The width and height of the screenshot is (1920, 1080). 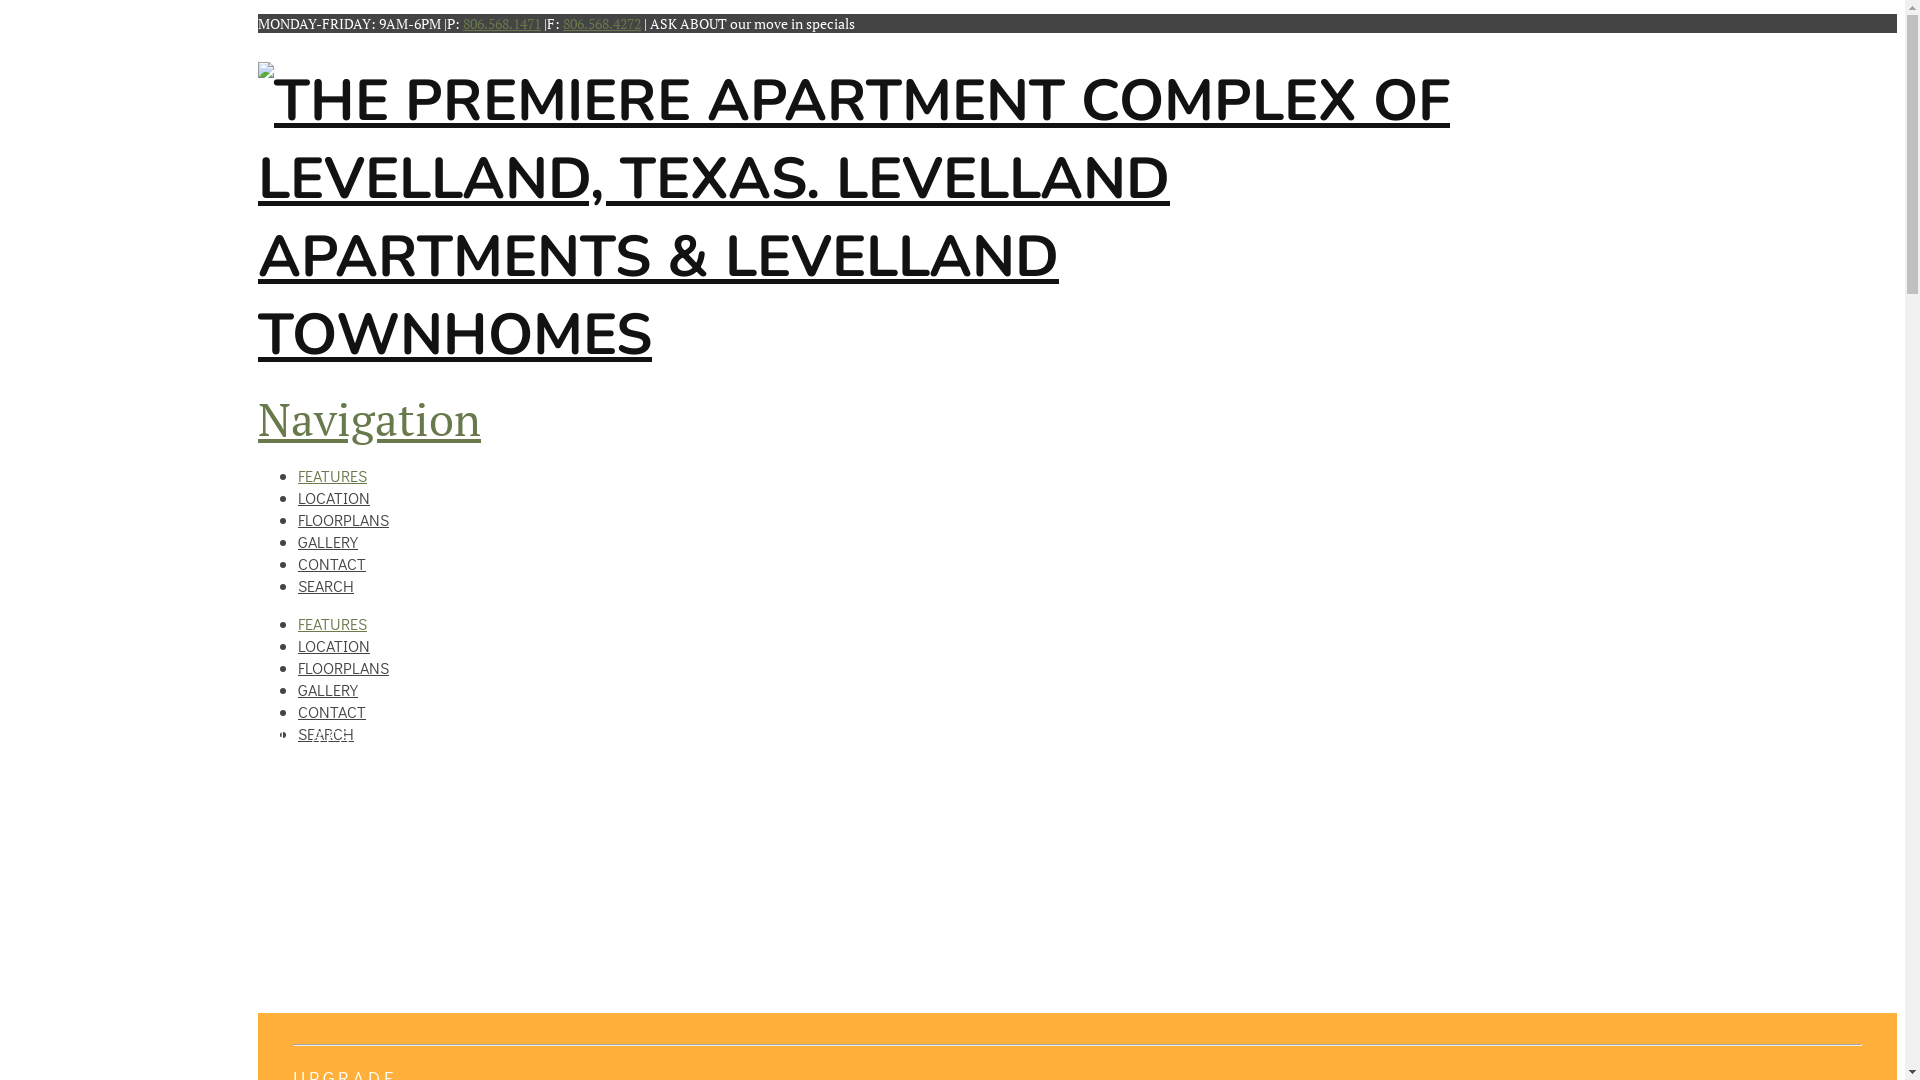 I want to click on 'SEARCH', so click(x=326, y=579).